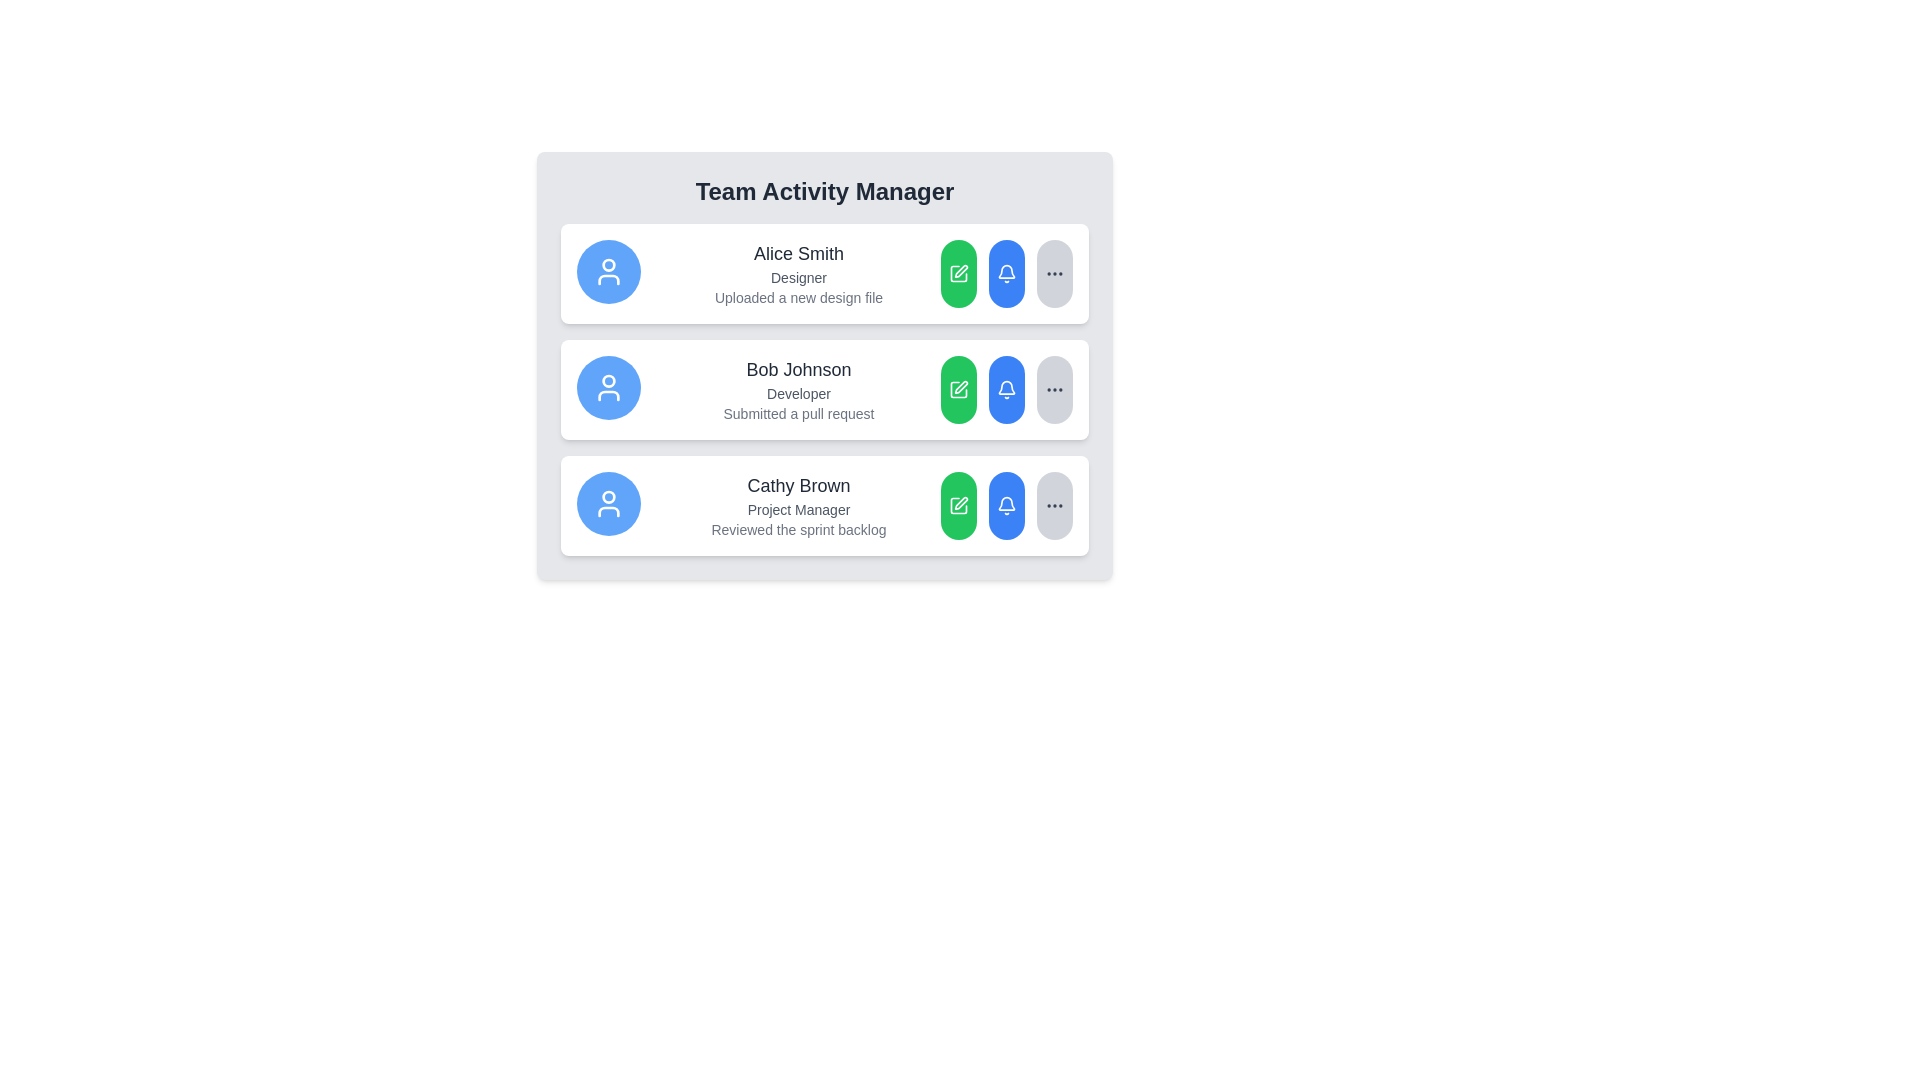  What do you see at coordinates (1007, 273) in the screenshot?
I see `the blue circular icon with a bell symbol located under the 'Team Activity Manager' header, next to 'Bob Johnson'` at bounding box center [1007, 273].